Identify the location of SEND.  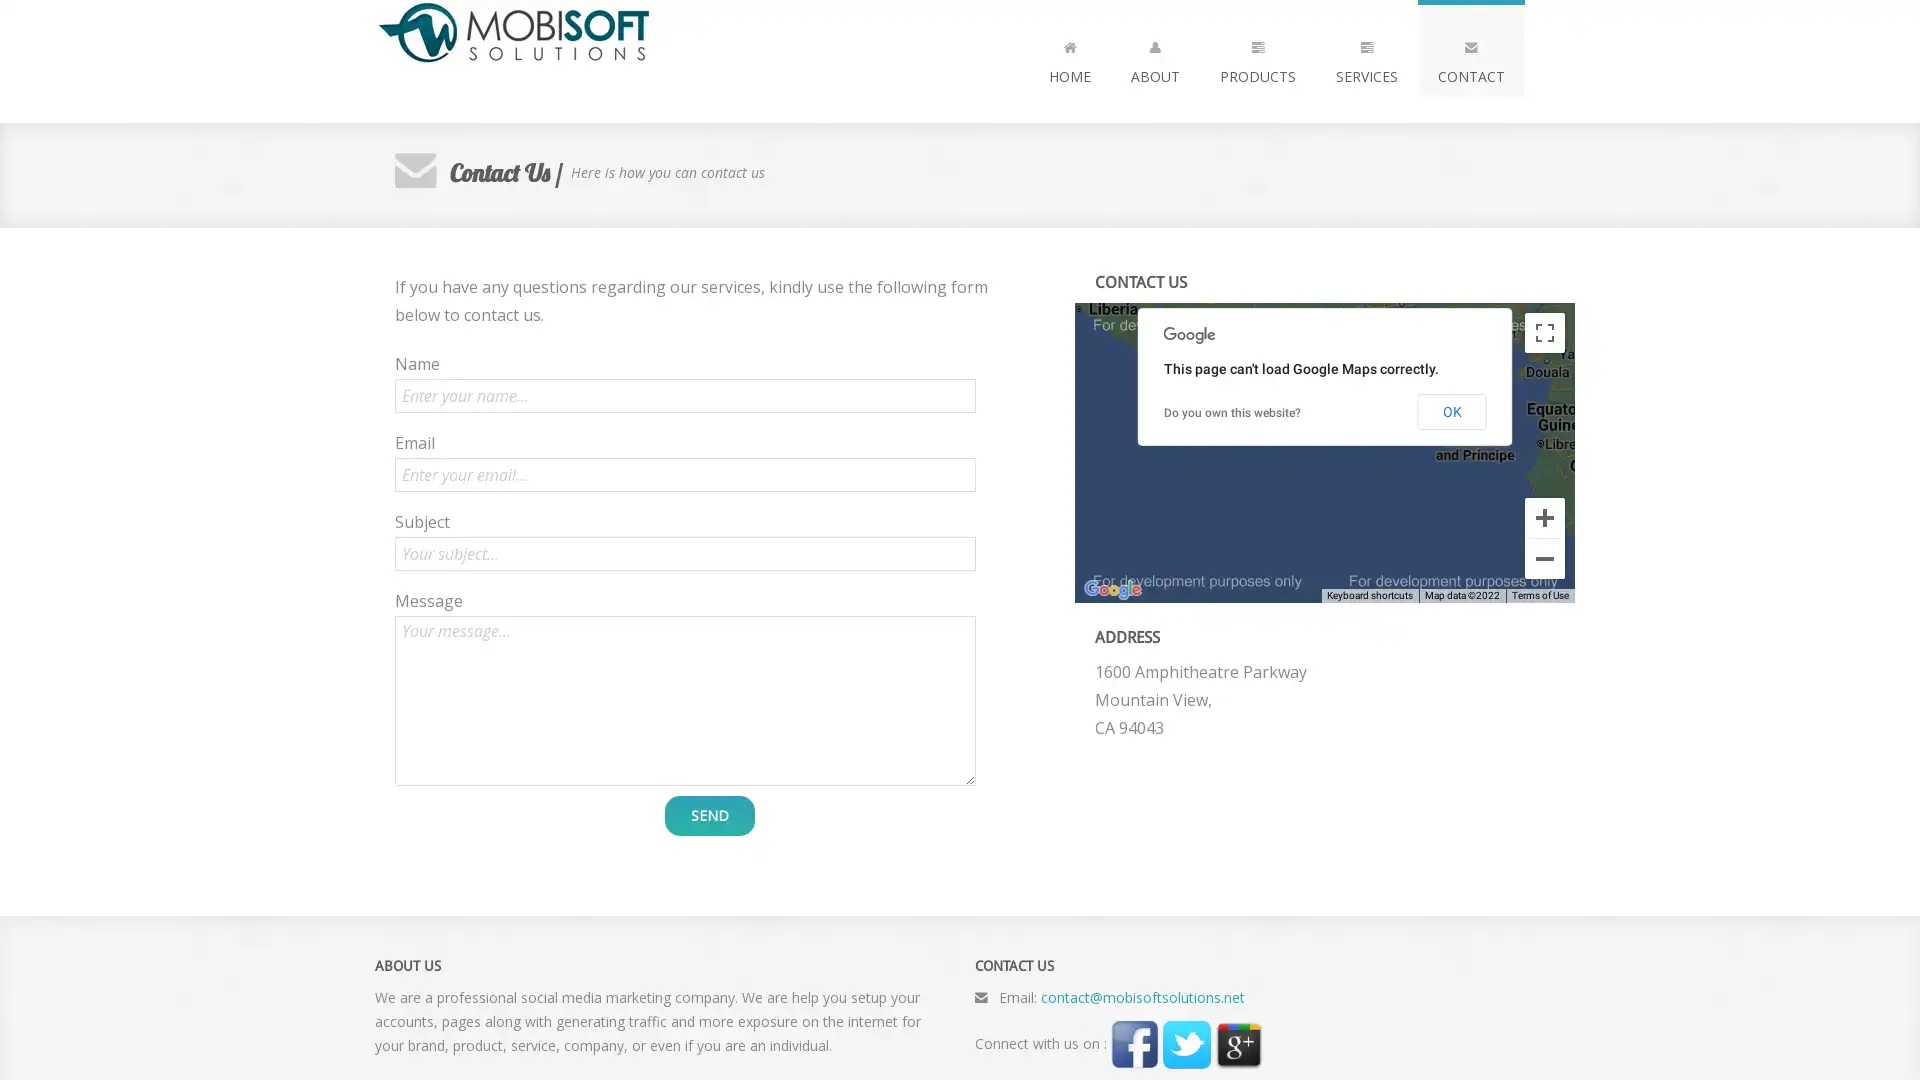
(710, 816).